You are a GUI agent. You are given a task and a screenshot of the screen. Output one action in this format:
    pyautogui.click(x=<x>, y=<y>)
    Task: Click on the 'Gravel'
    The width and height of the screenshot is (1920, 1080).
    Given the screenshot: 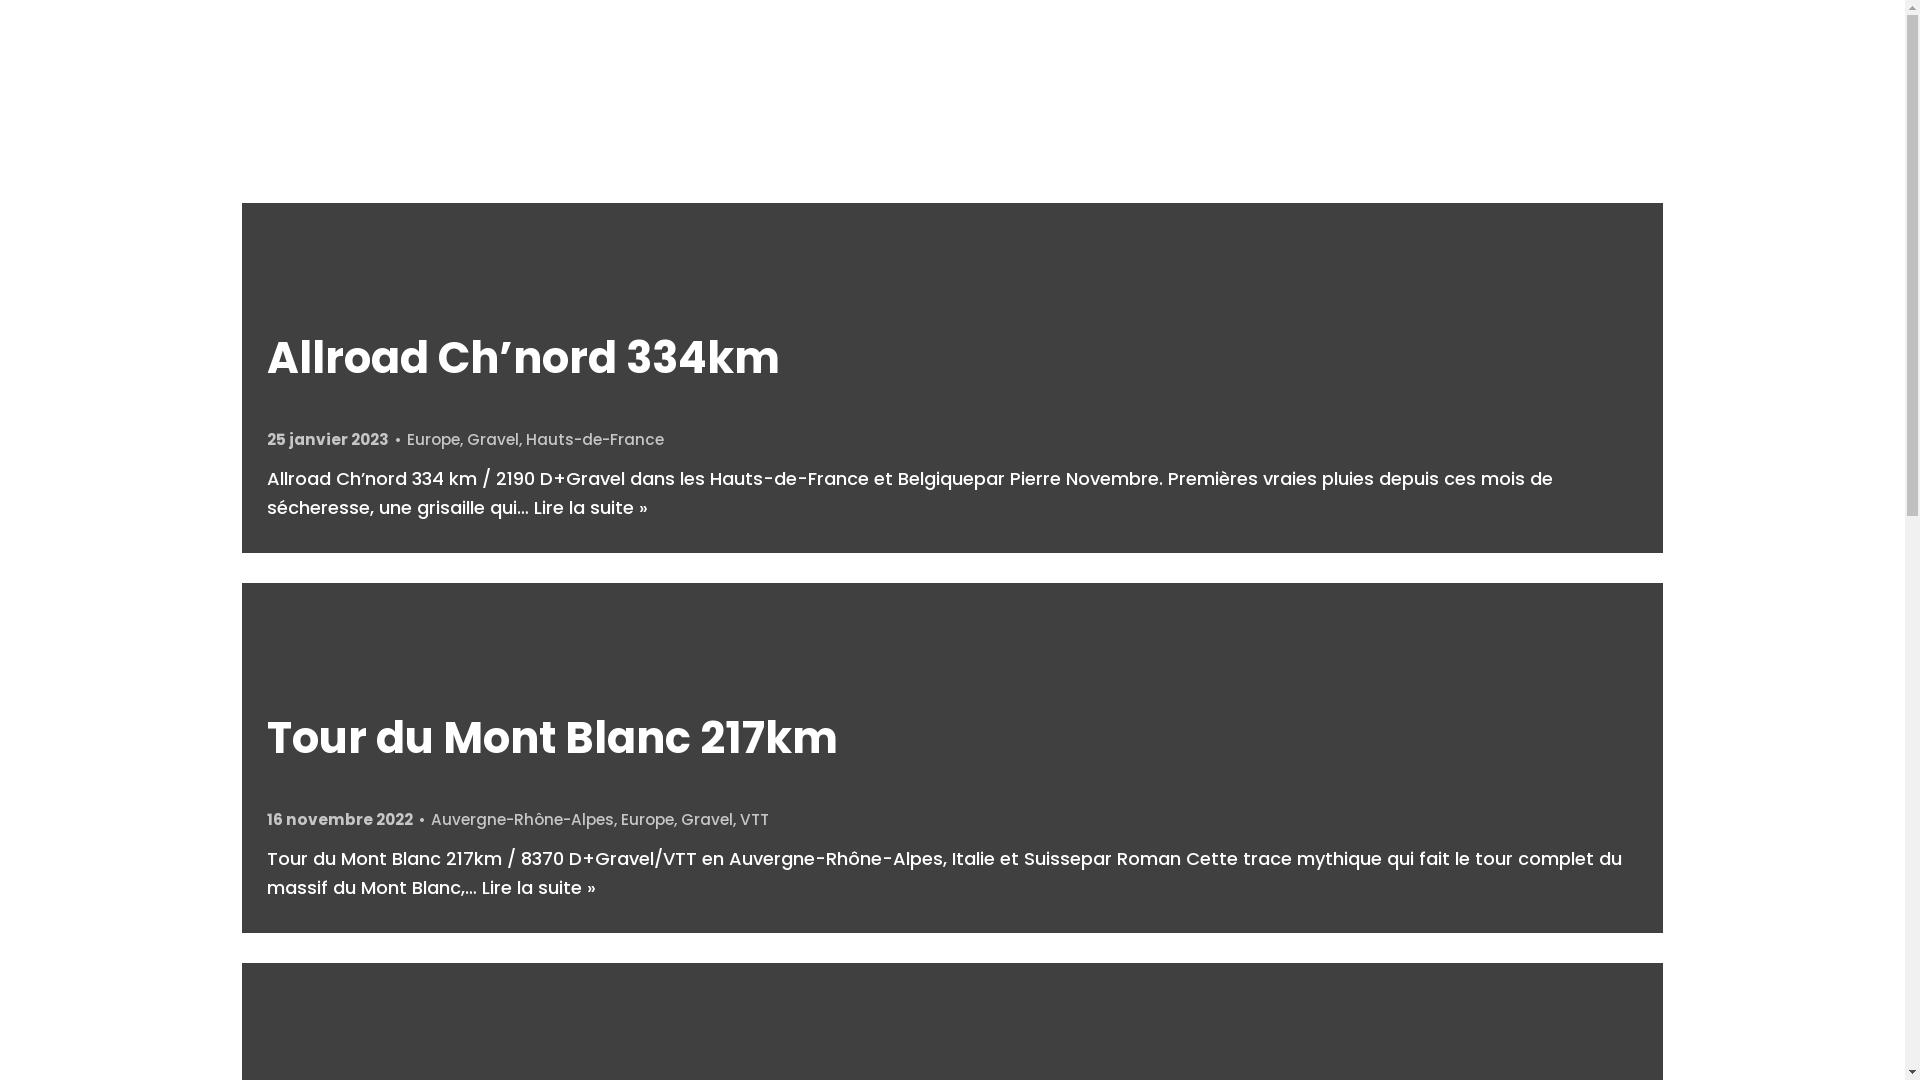 What is the action you would take?
    pyautogui.click(x=465, y=438)
    